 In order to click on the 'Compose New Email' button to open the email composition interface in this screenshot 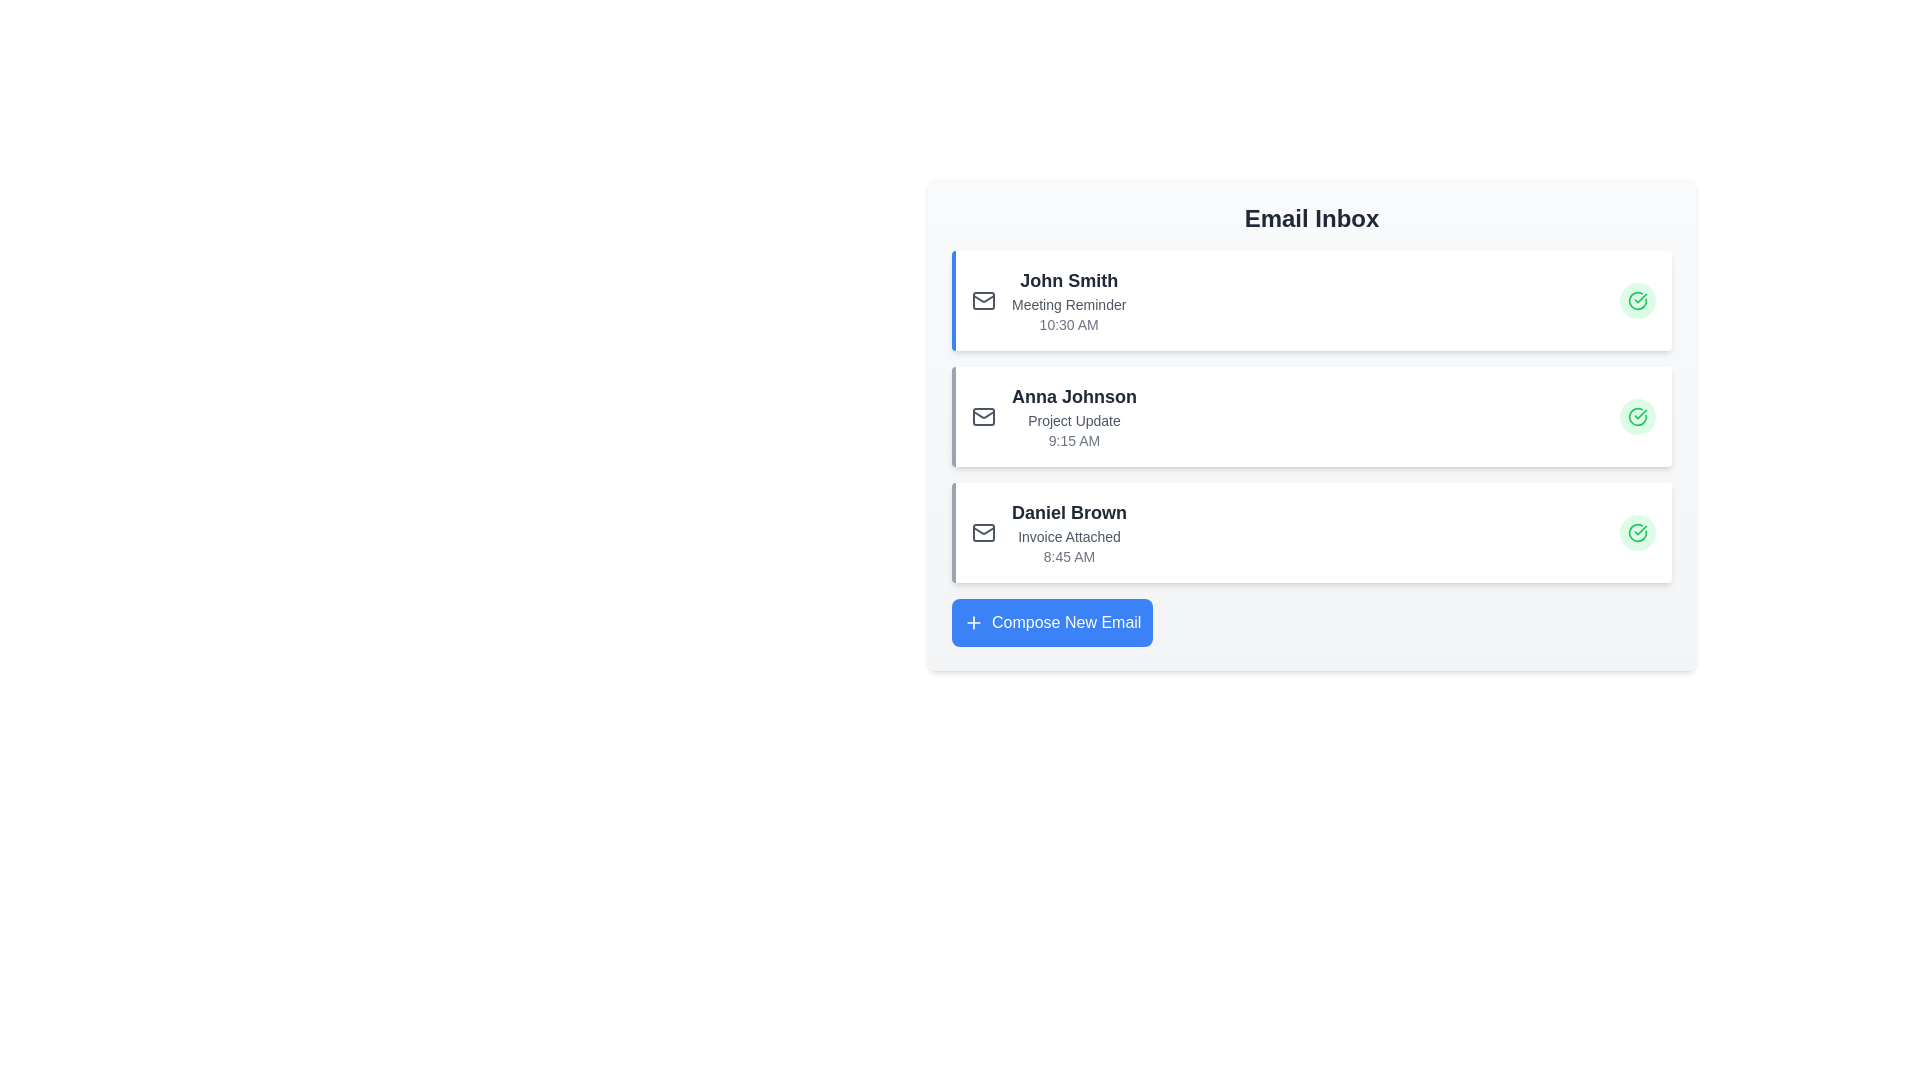, I will do `click(1050, 622)`.